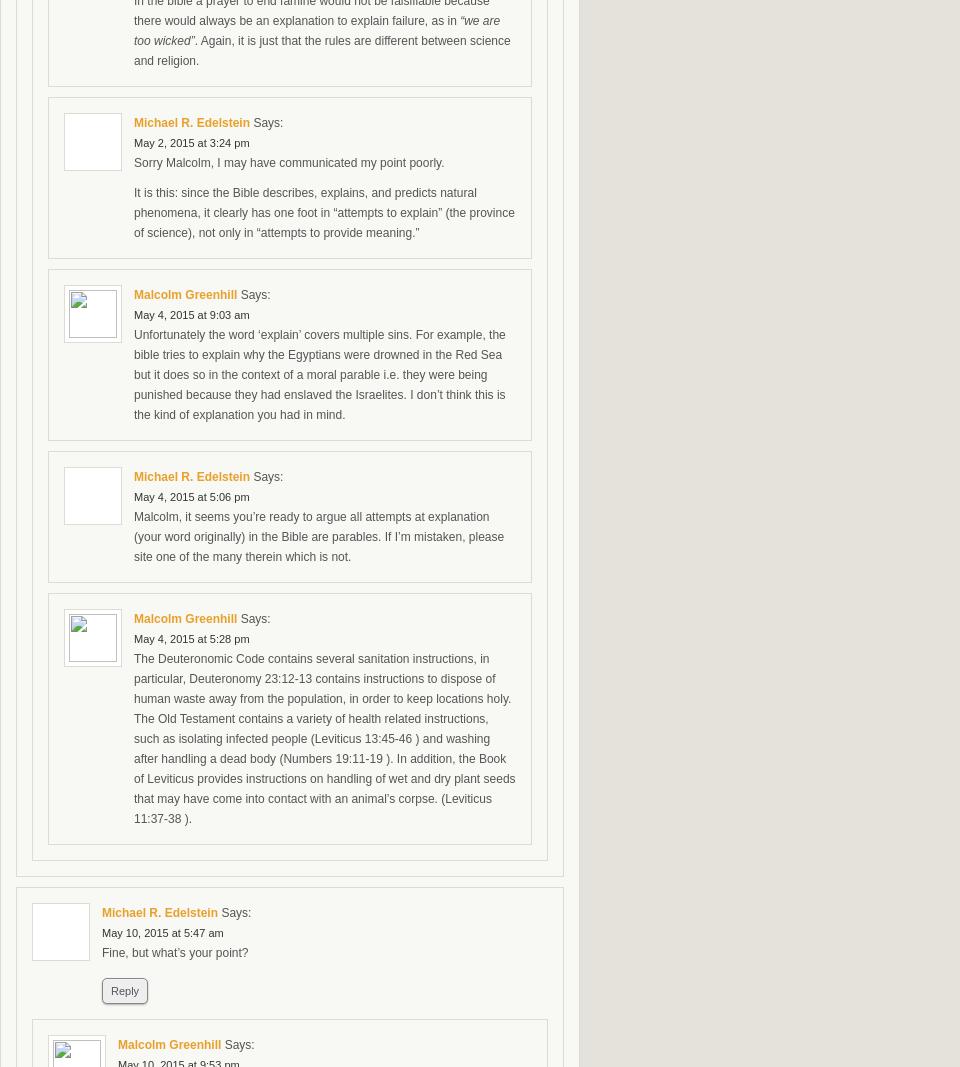 The height and width of the screenshot is (1067, 960). Describe the element at coordinates (319, 537) in the screenshot. I see `'Malcolm, it seems you’re ready to argue all attempts at explanation (your word originally) in the Bible are parables. If I’m mistaken, please site one of the many therein which is not.'` at that location.